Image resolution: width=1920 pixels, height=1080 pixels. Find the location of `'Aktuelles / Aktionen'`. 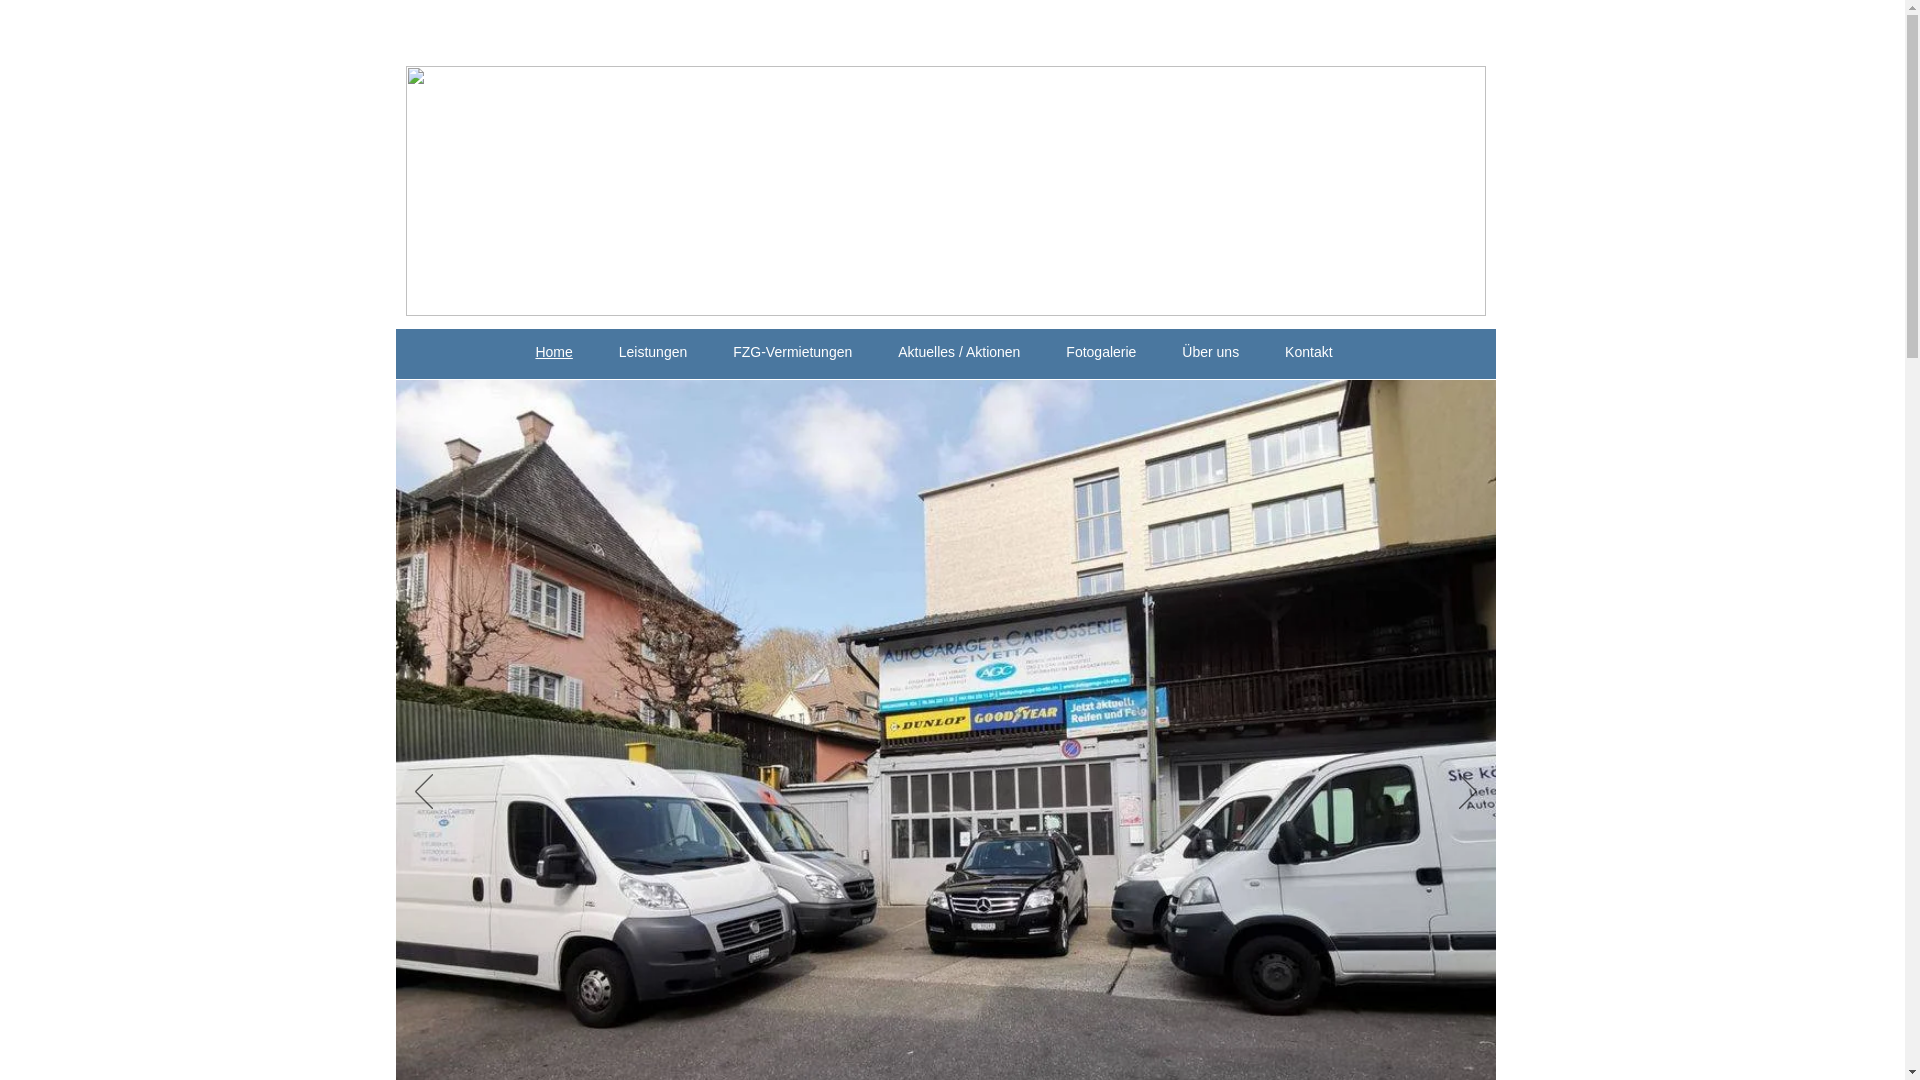

'Aktuelles / Aktionen' is located at coordinates (958, 350).